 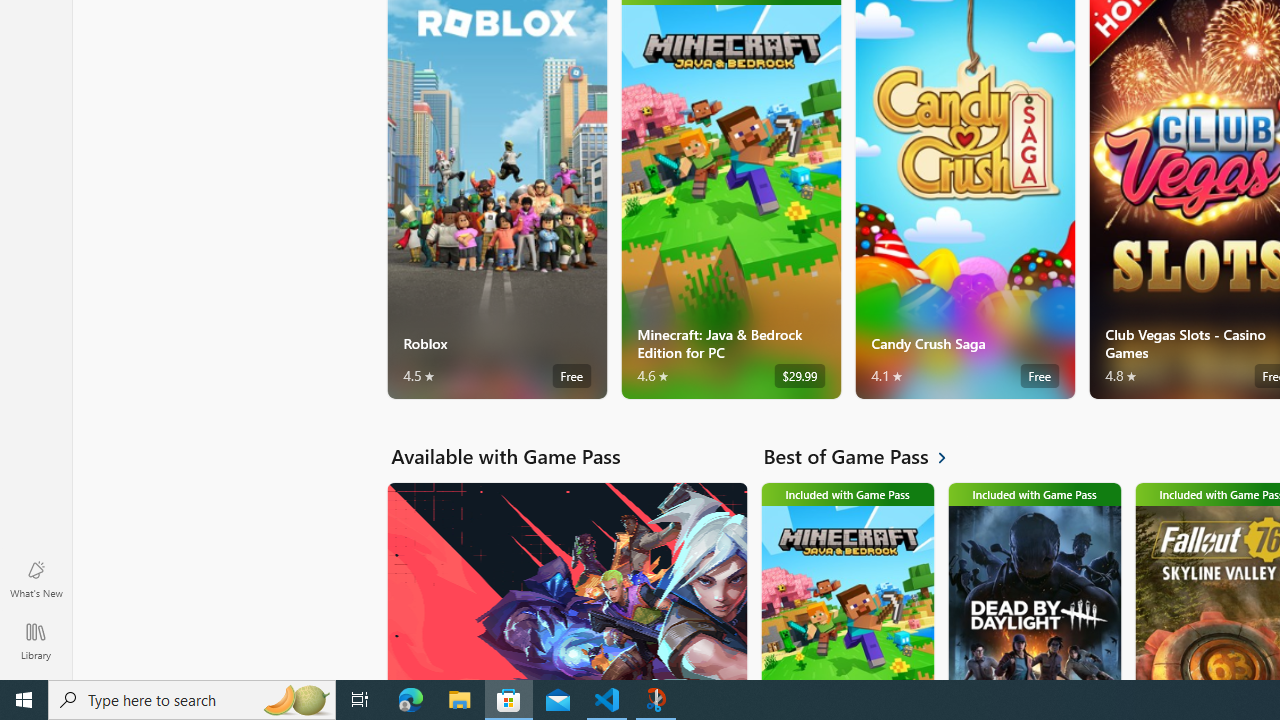 I want to click on 'See all  Best of Game Pass', so click(x=866, y=456).